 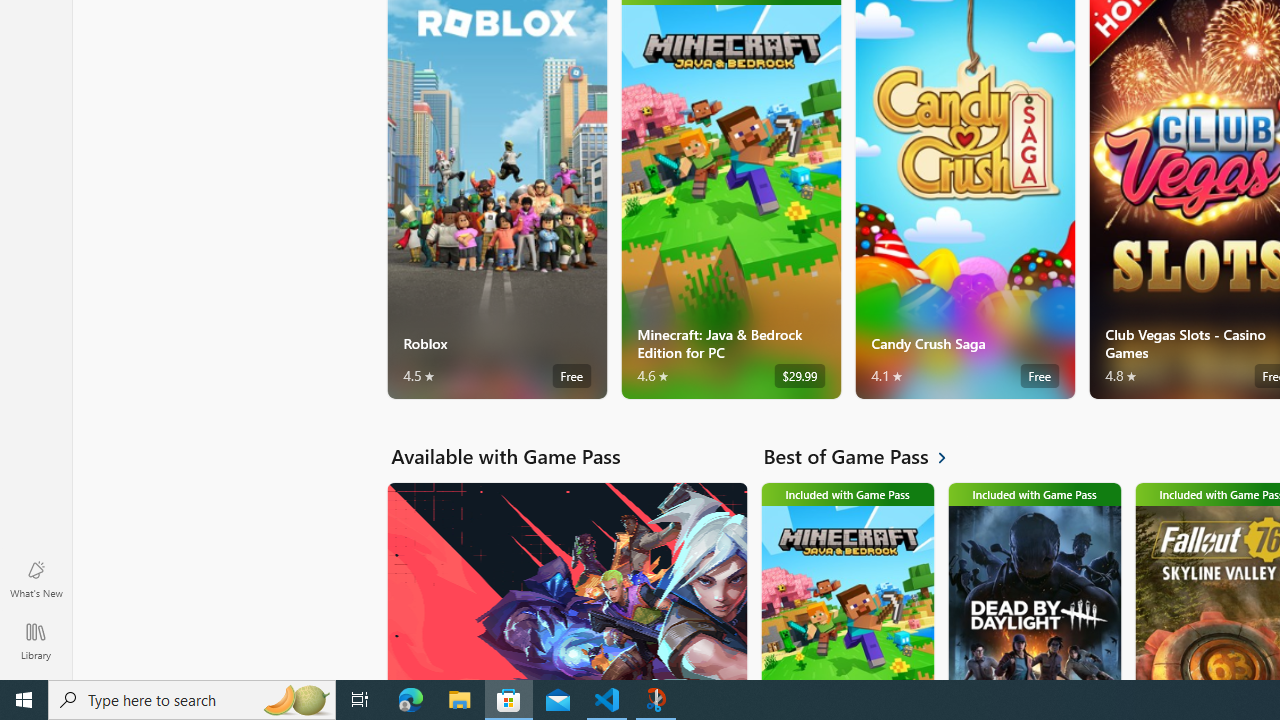 I want to click on 'See all  Best of Game Pass', so click(x=866, y=456).